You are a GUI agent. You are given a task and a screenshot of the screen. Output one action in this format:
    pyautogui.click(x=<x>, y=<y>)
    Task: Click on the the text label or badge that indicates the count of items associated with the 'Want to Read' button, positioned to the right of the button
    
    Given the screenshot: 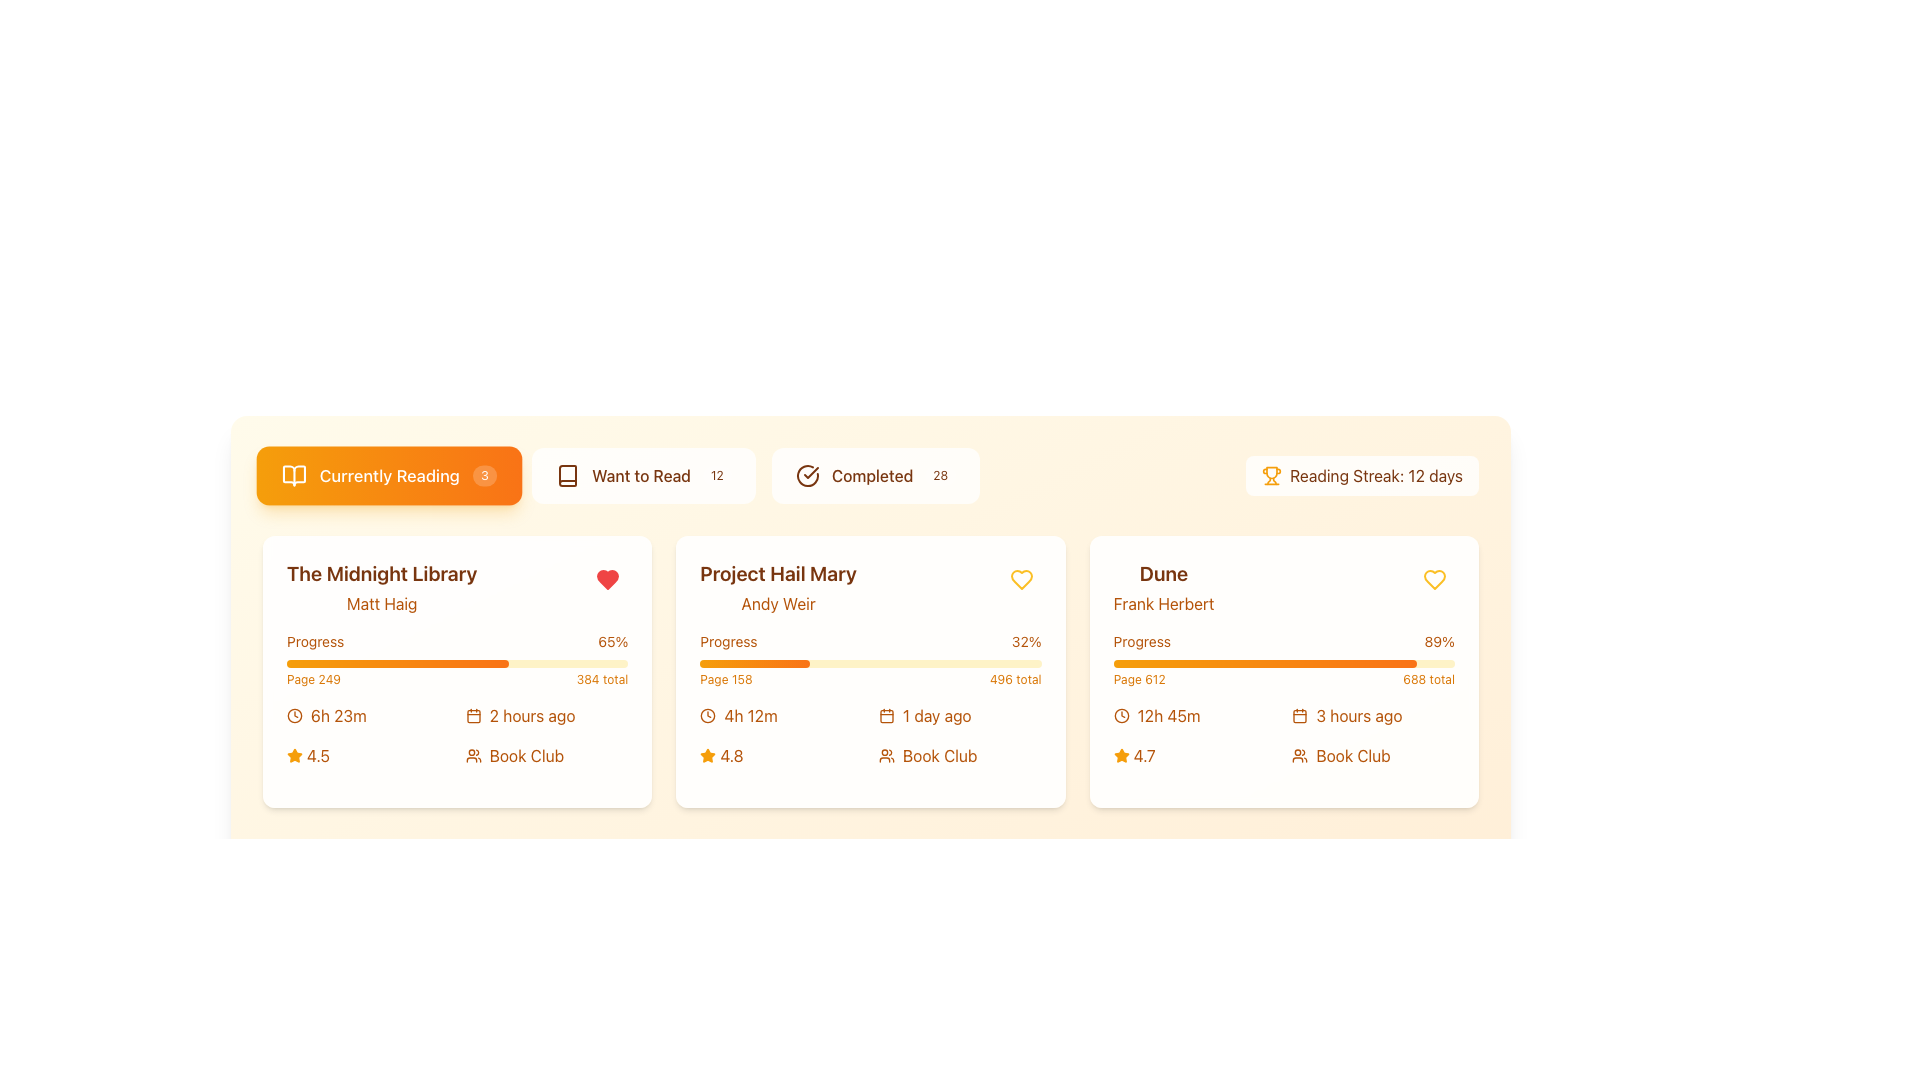 What is the action you would take?
    pyautogui.click(x=717, y=475)
    